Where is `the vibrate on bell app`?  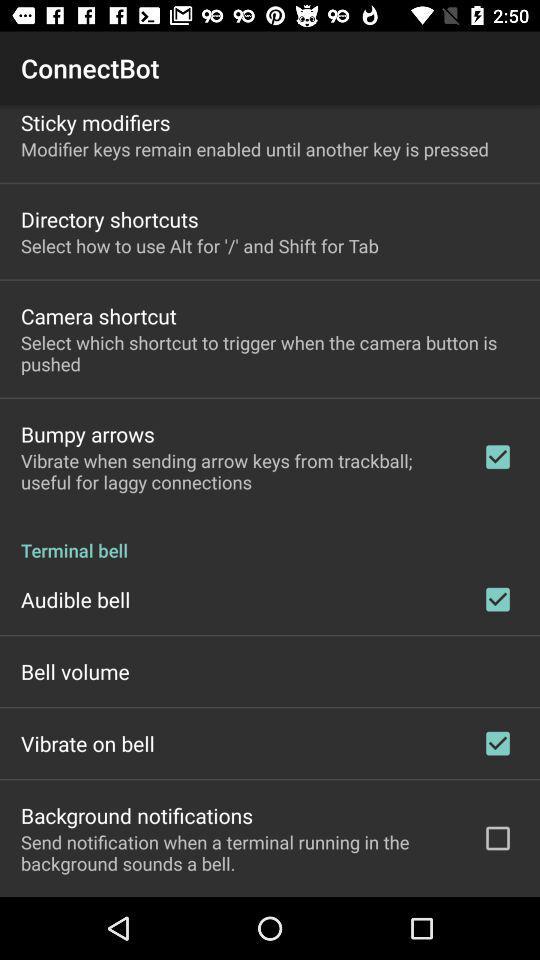
the vibrate on bell app is located at coordinates (86, 742).